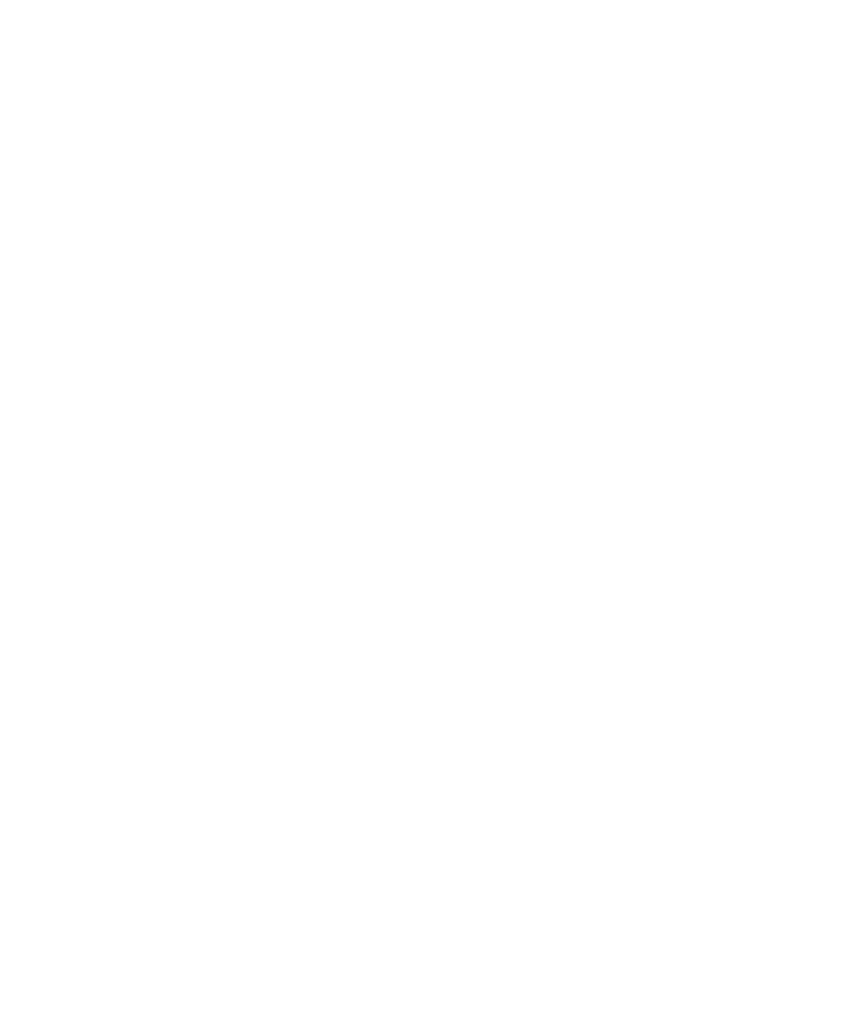  Describe the element at coordinates (11, 776) in the screenshot. I see `'Contact'` at that location.